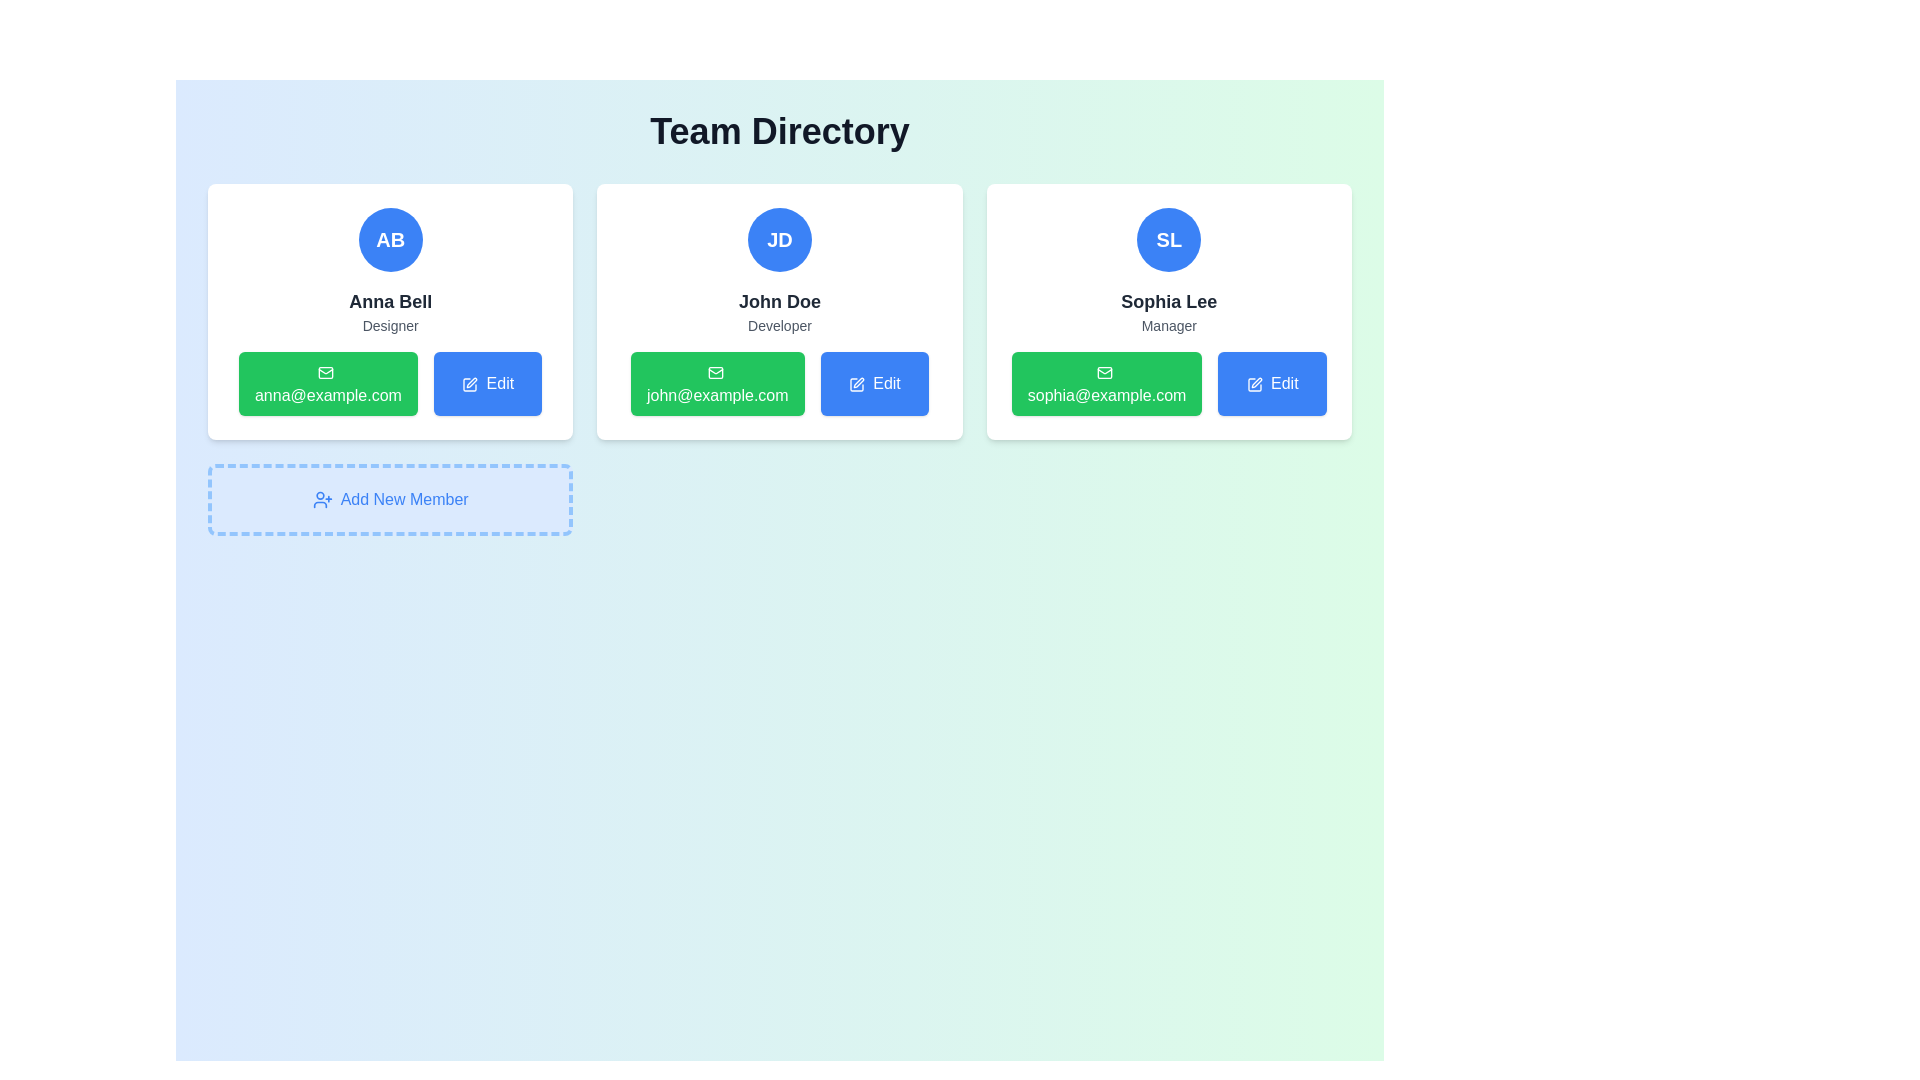  What do you see at coordinates (390, 238) in the screenshot?
I see `the avatar element representing 'Anna Bell' in the team directory, which is the leftmost badge in the top row, positioned above her name and title` at bounding box center [390, 238].